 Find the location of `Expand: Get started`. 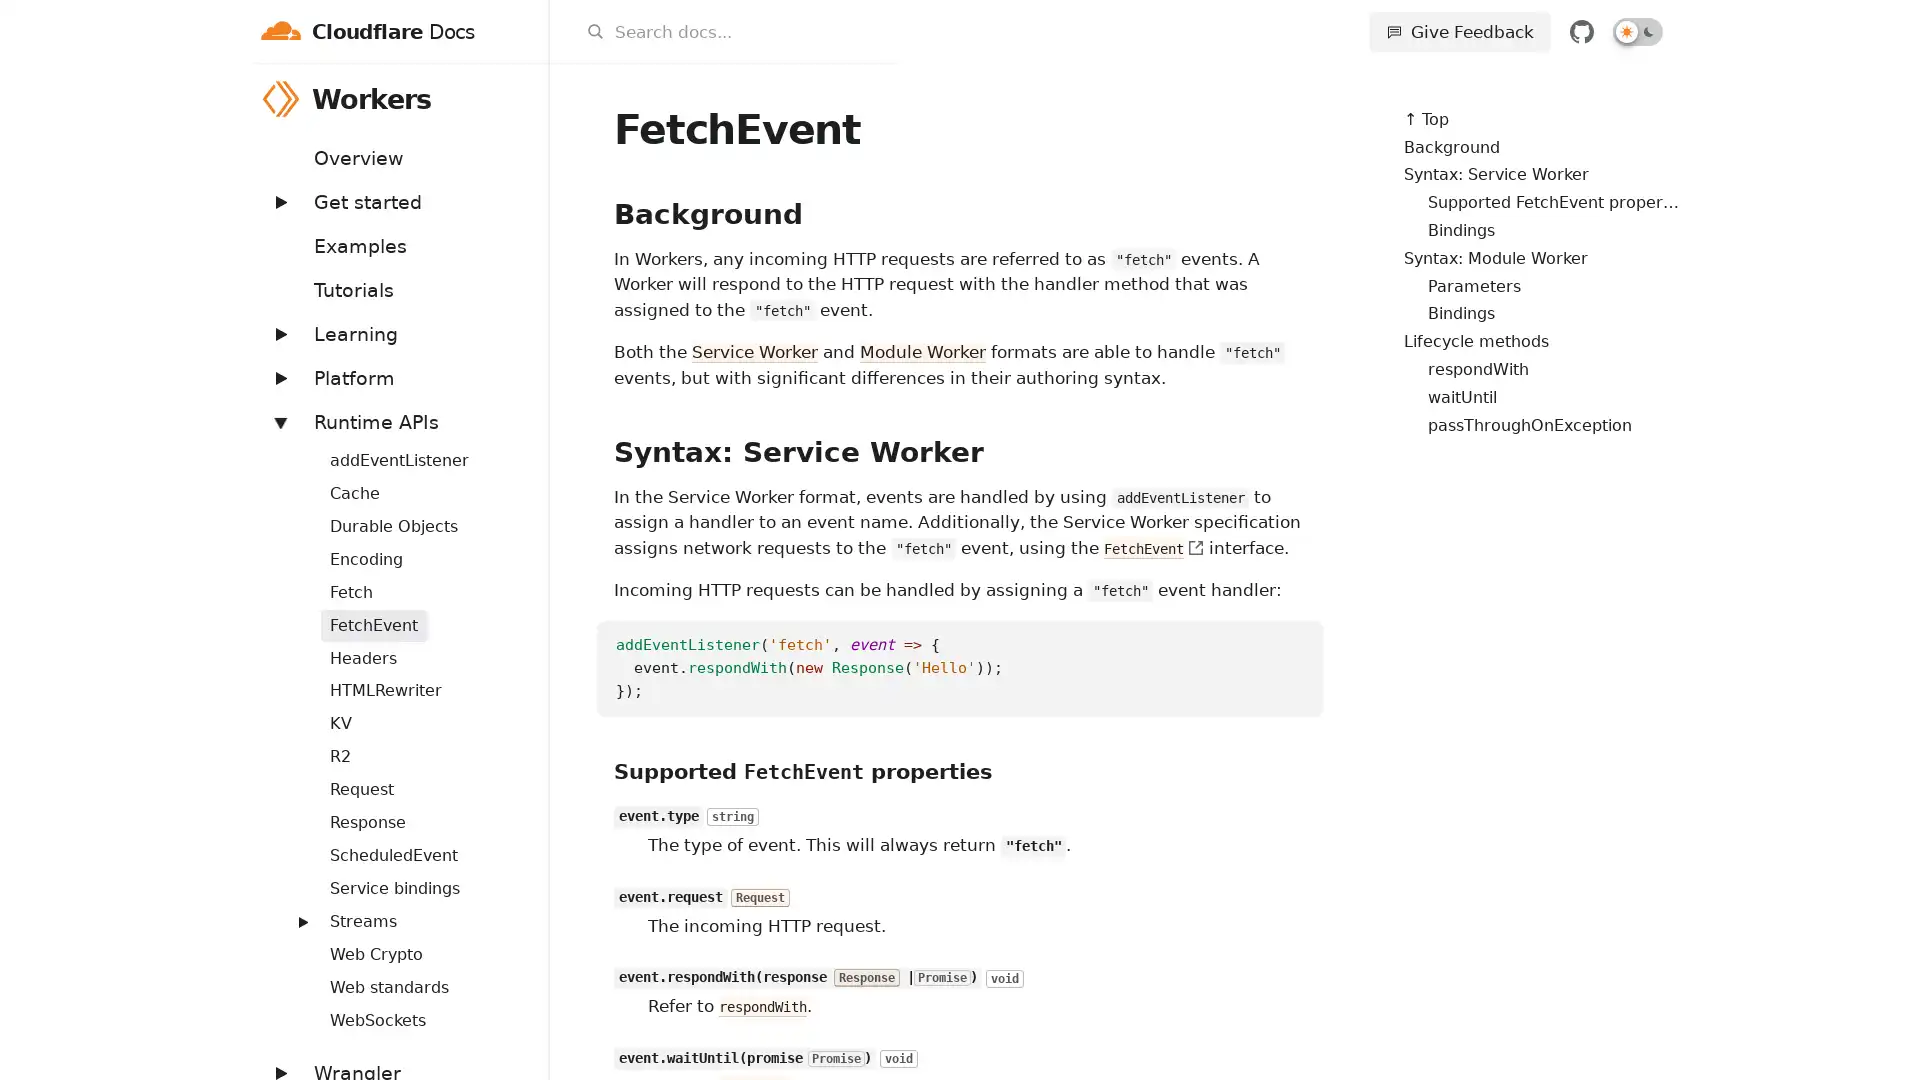

Expand: Get started is located at coordinates (278, 201).